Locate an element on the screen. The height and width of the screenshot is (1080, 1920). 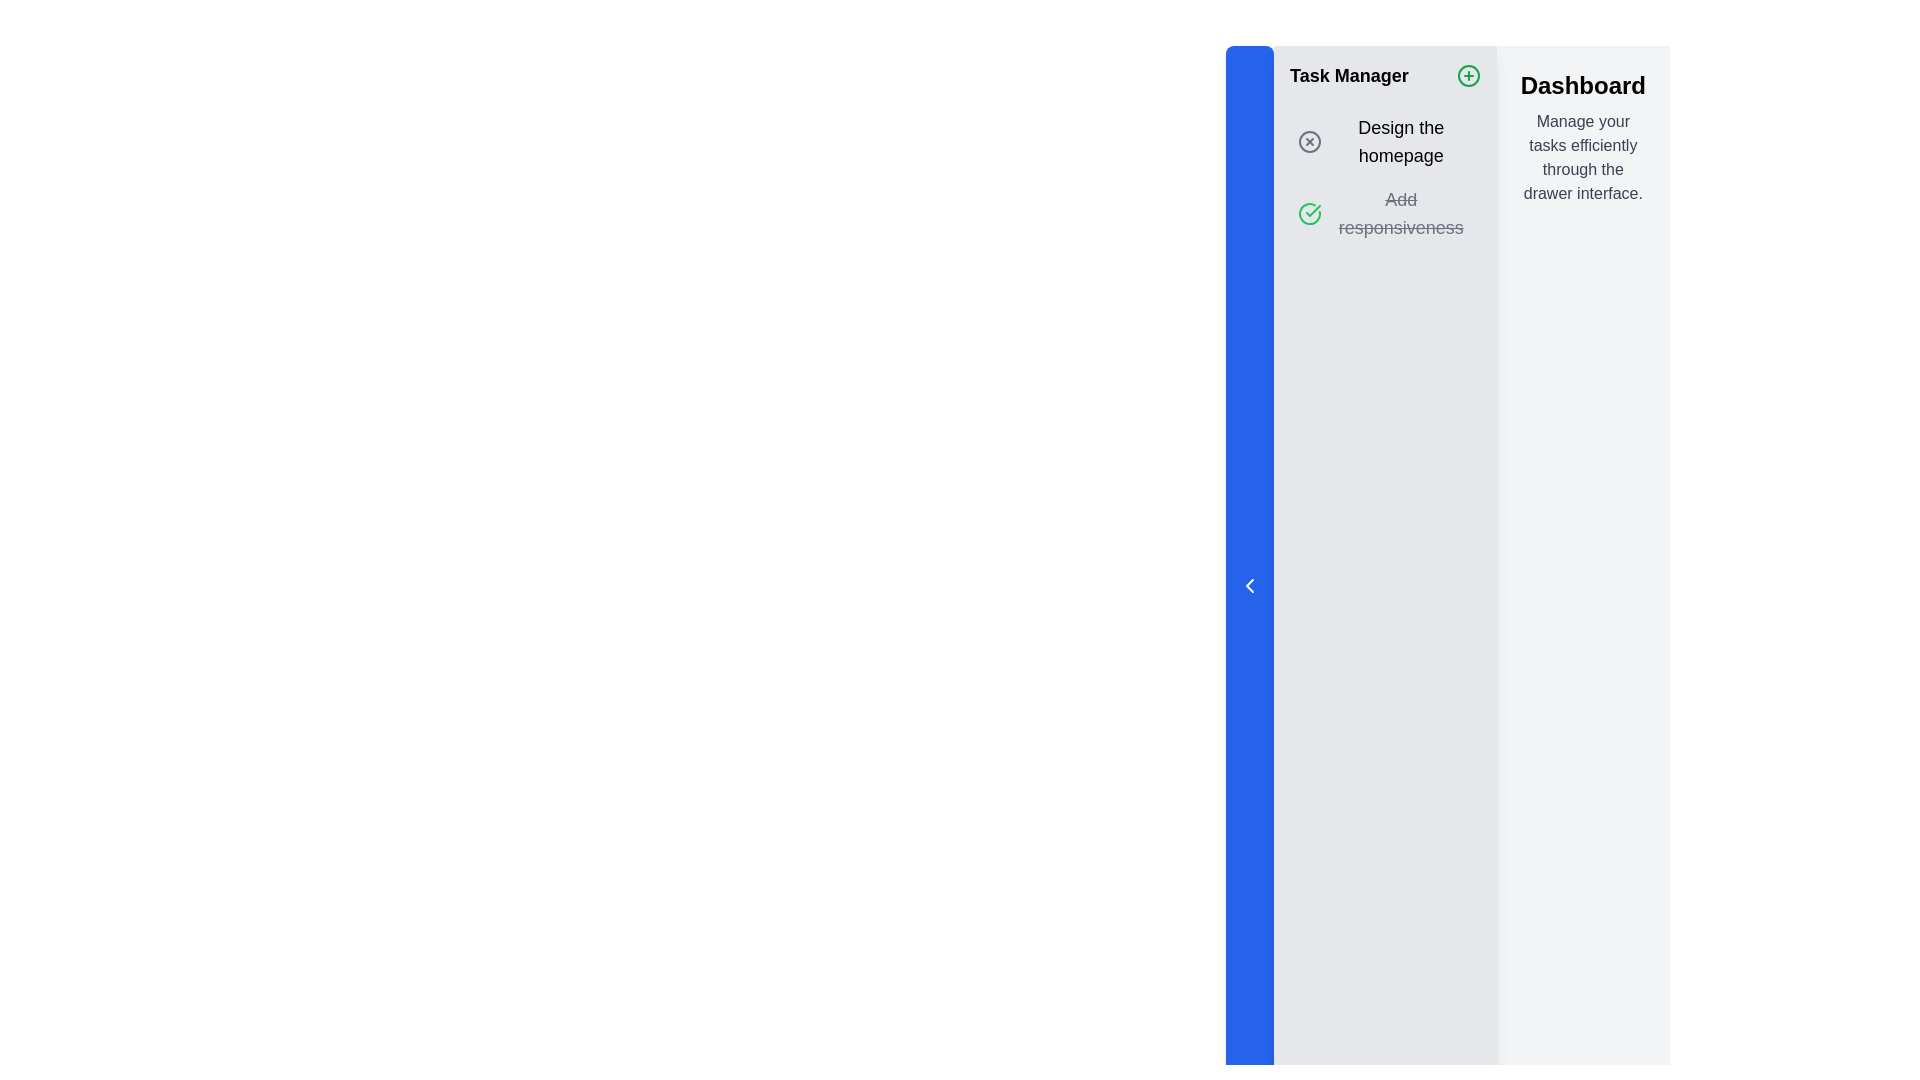
the text label 'Design the homepage' which serves as the title for the first task in the task list under the 'Task Manager' section is located at coordinates (1400, 141).